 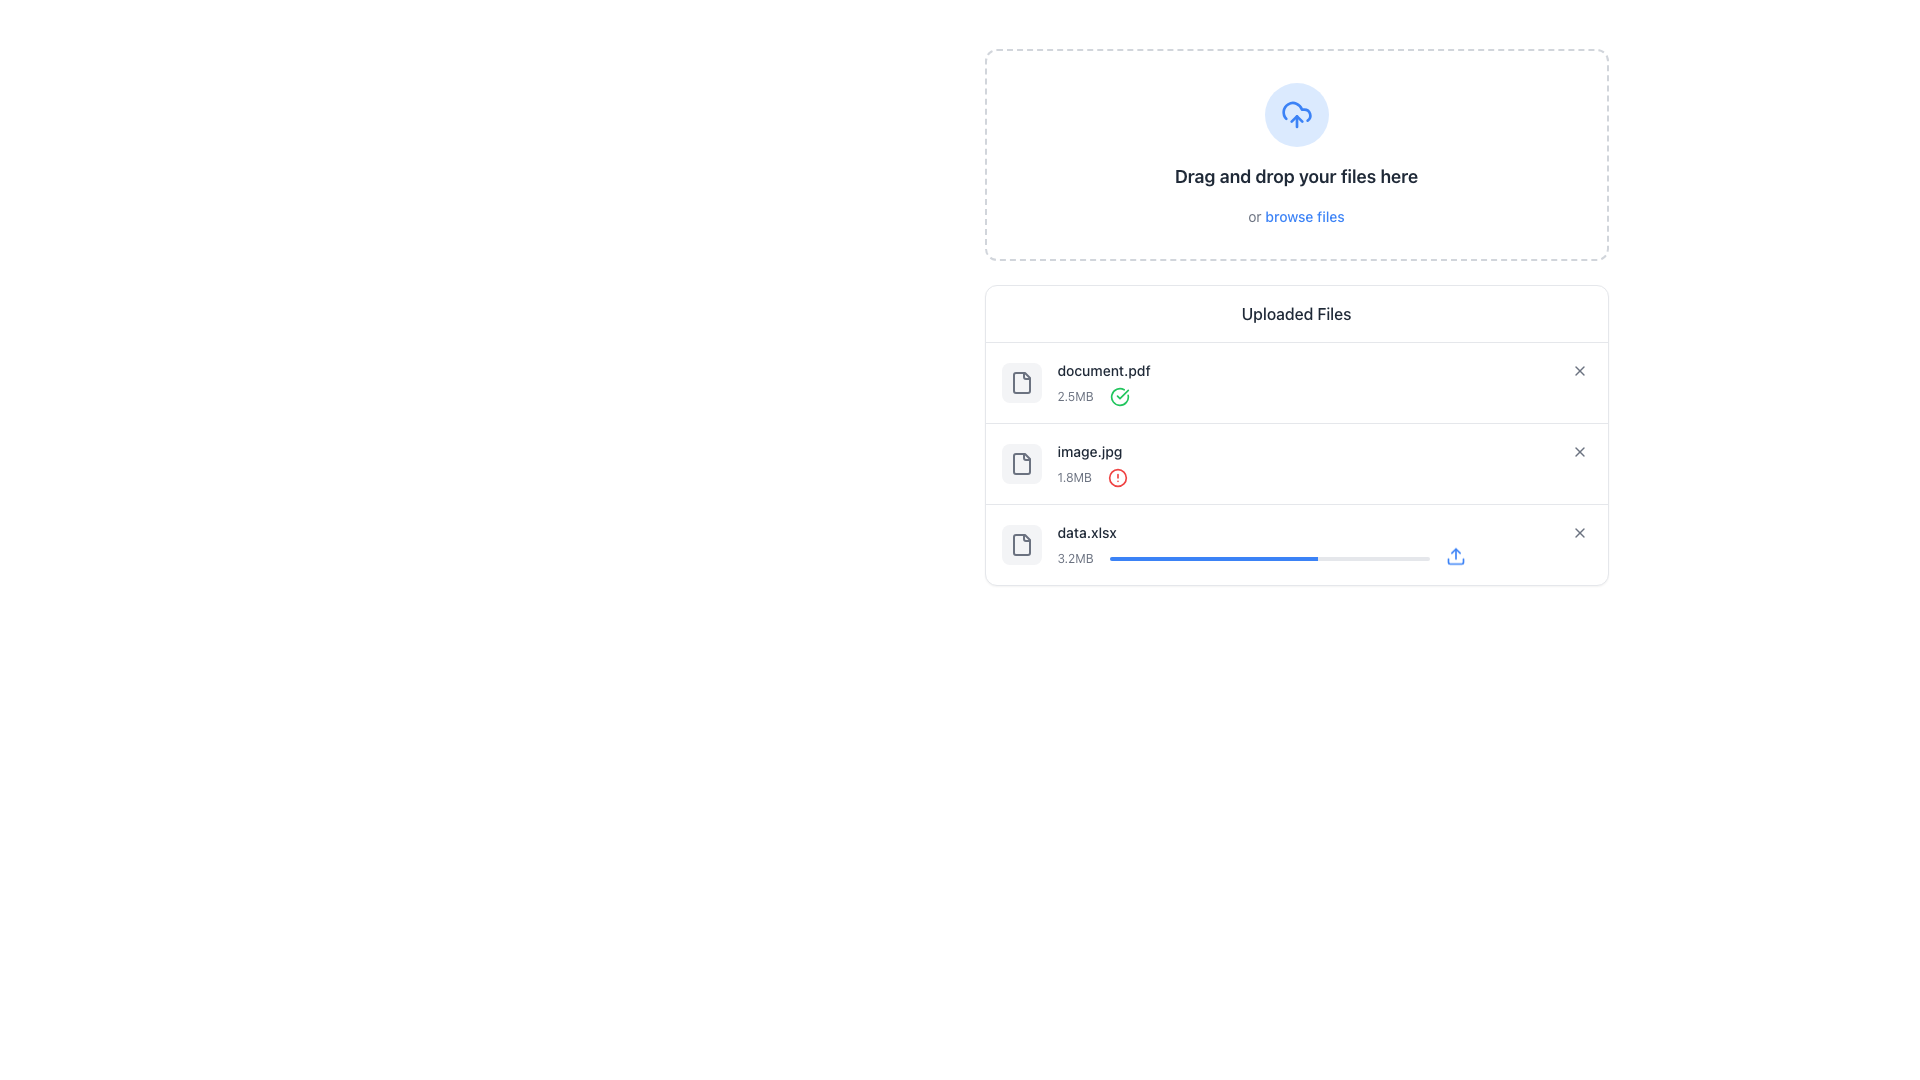 I want to click on the arc element that represents the base of the upload icon, located beneath the upward arrow and within the enclosing boundary of the icon, so click(x=1455, y=560).